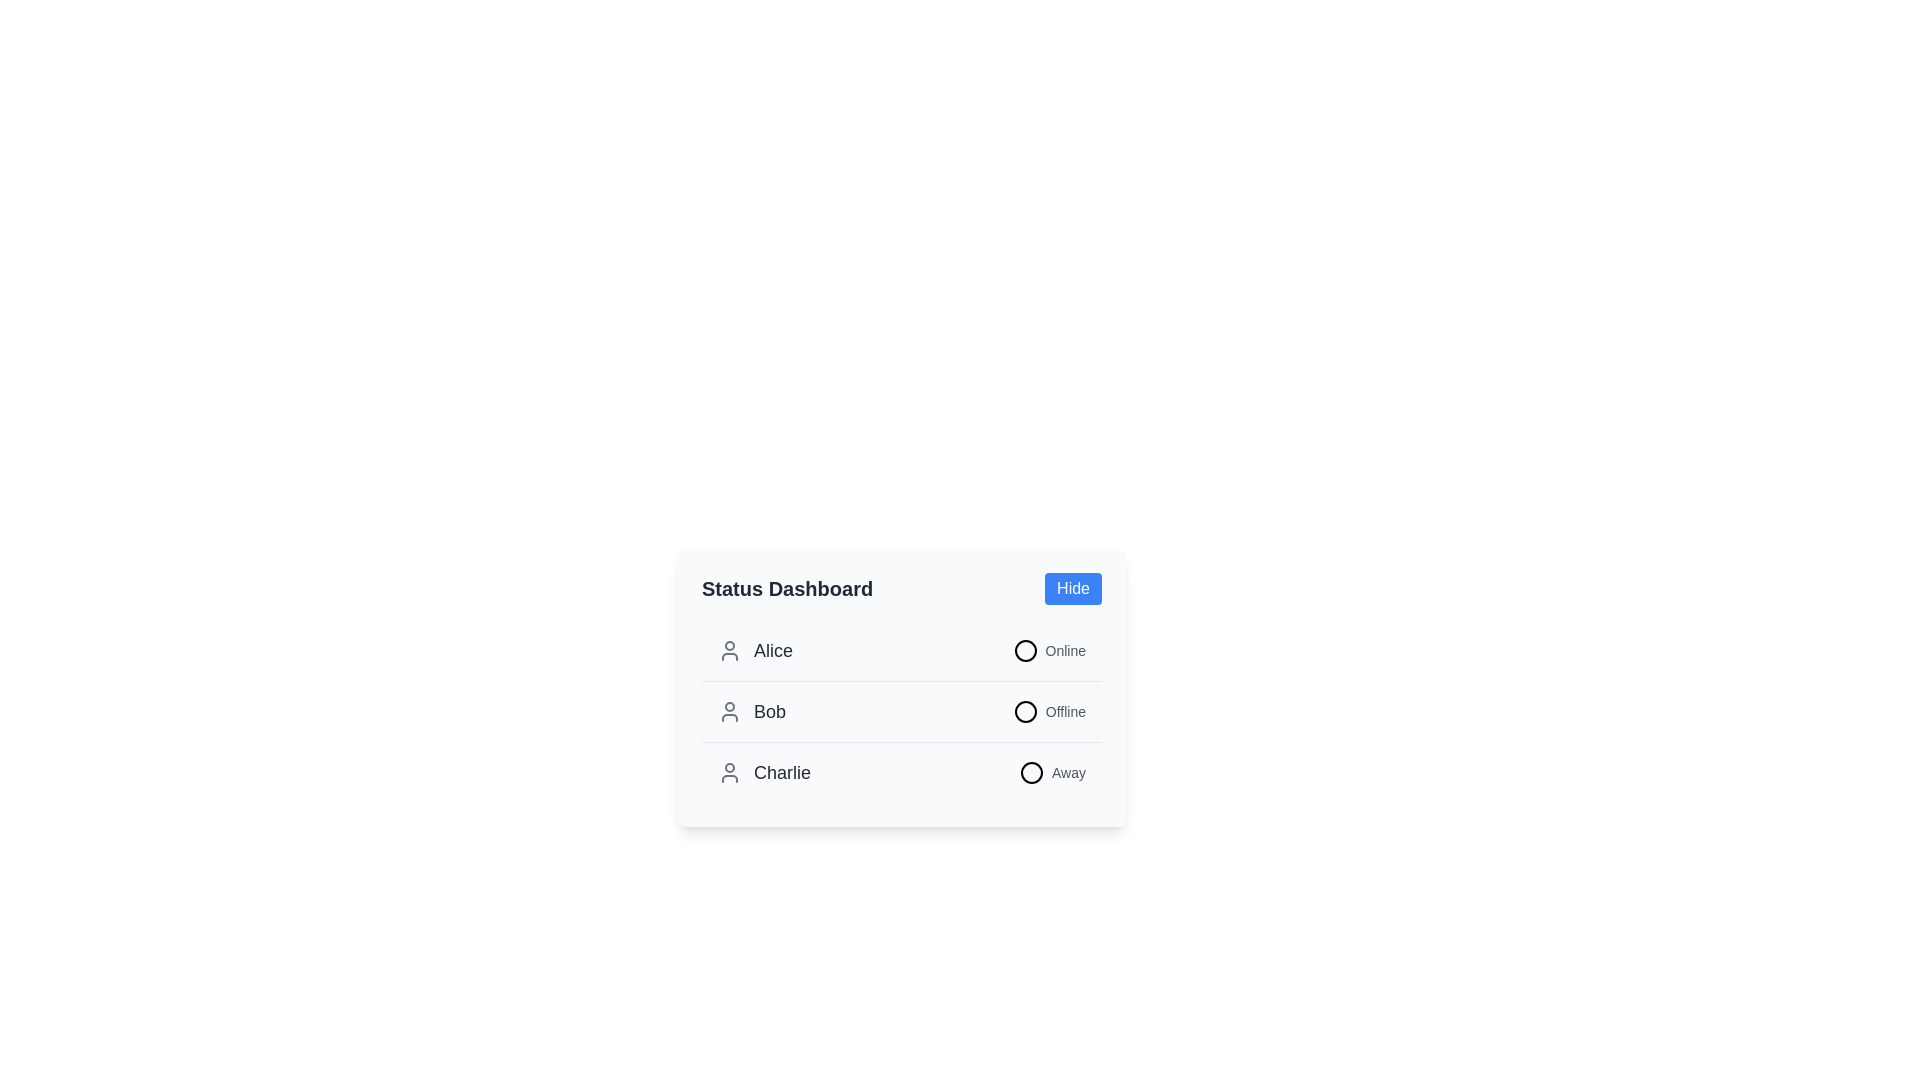 The height and width of the screenshot is (1080, 1920). What do you see at coordinates (901, 771) in the screenshot?
I see `the third row in the user status list displaying 'Charlie'` at bounding box center [901, 771].